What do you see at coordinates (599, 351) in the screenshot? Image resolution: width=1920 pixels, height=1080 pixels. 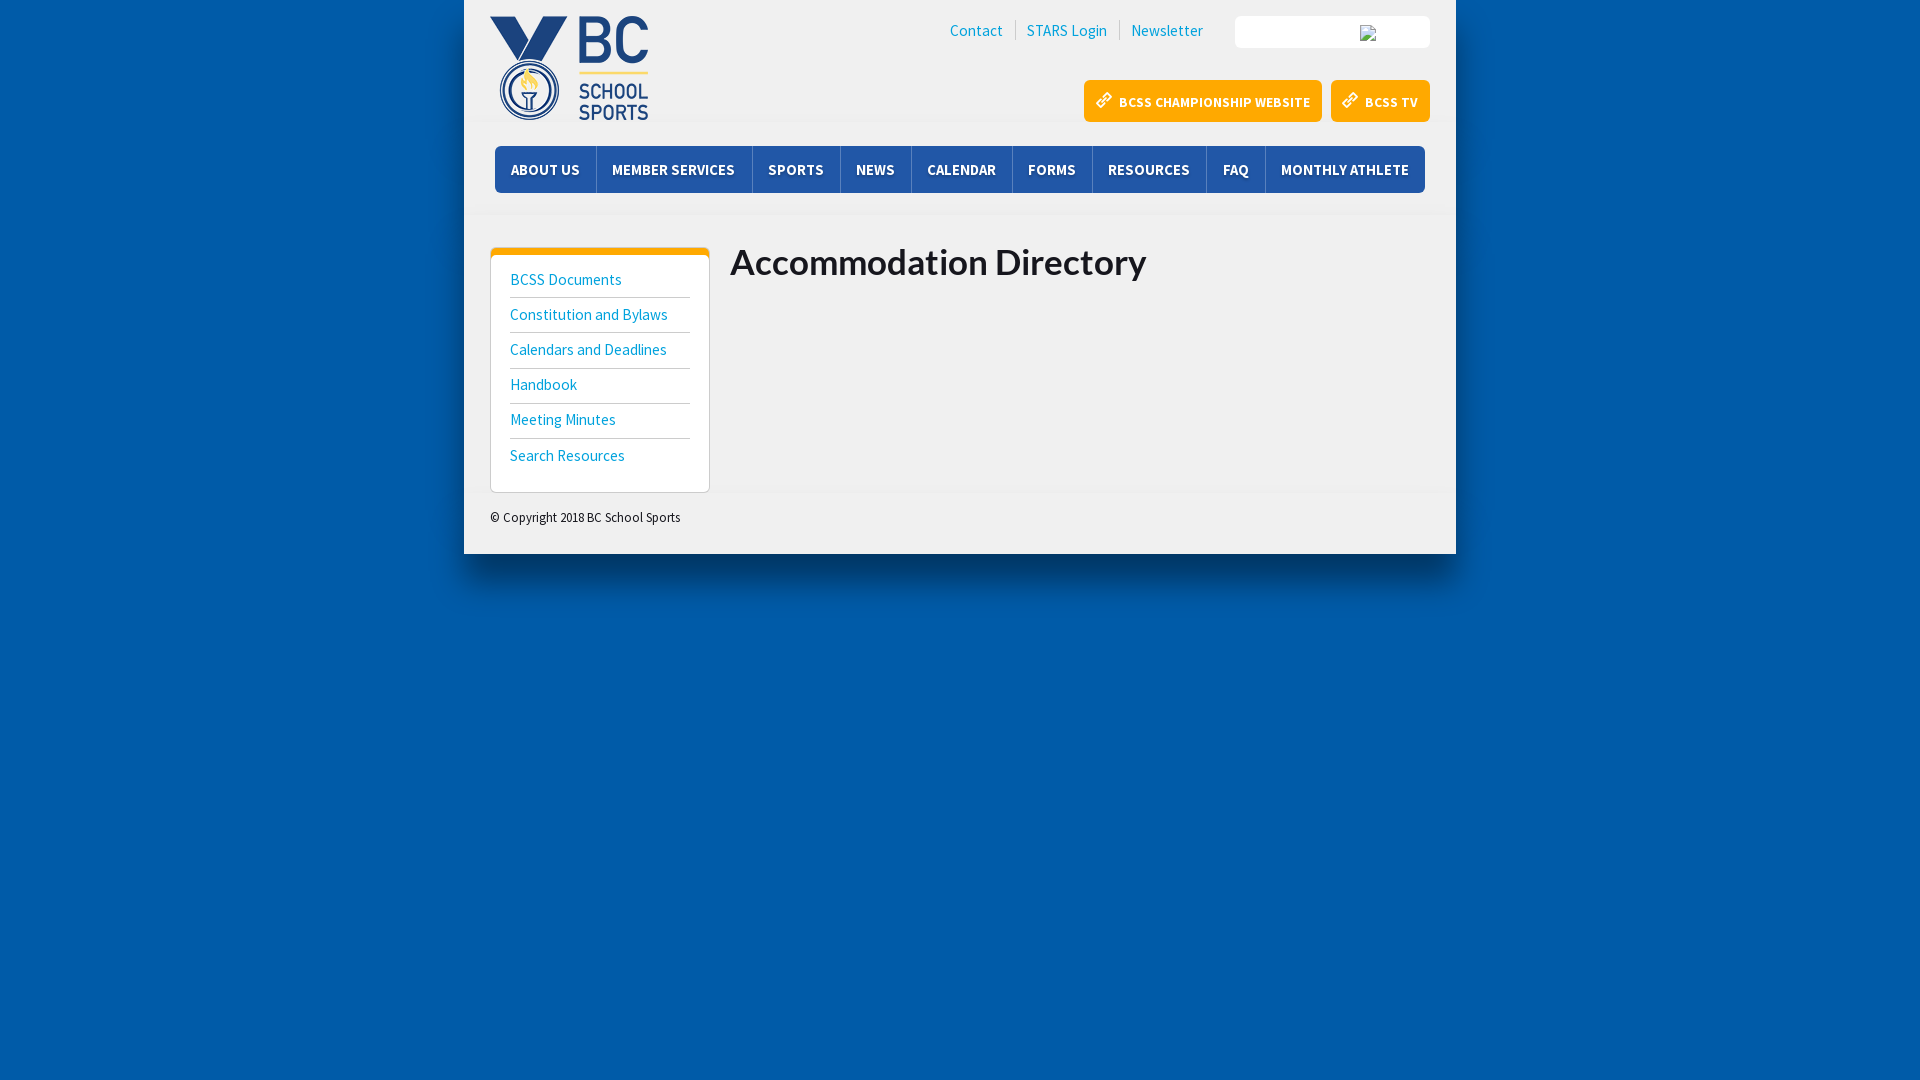 I see `'Calendars and Deadlines'` at bounding box center [599, 351].